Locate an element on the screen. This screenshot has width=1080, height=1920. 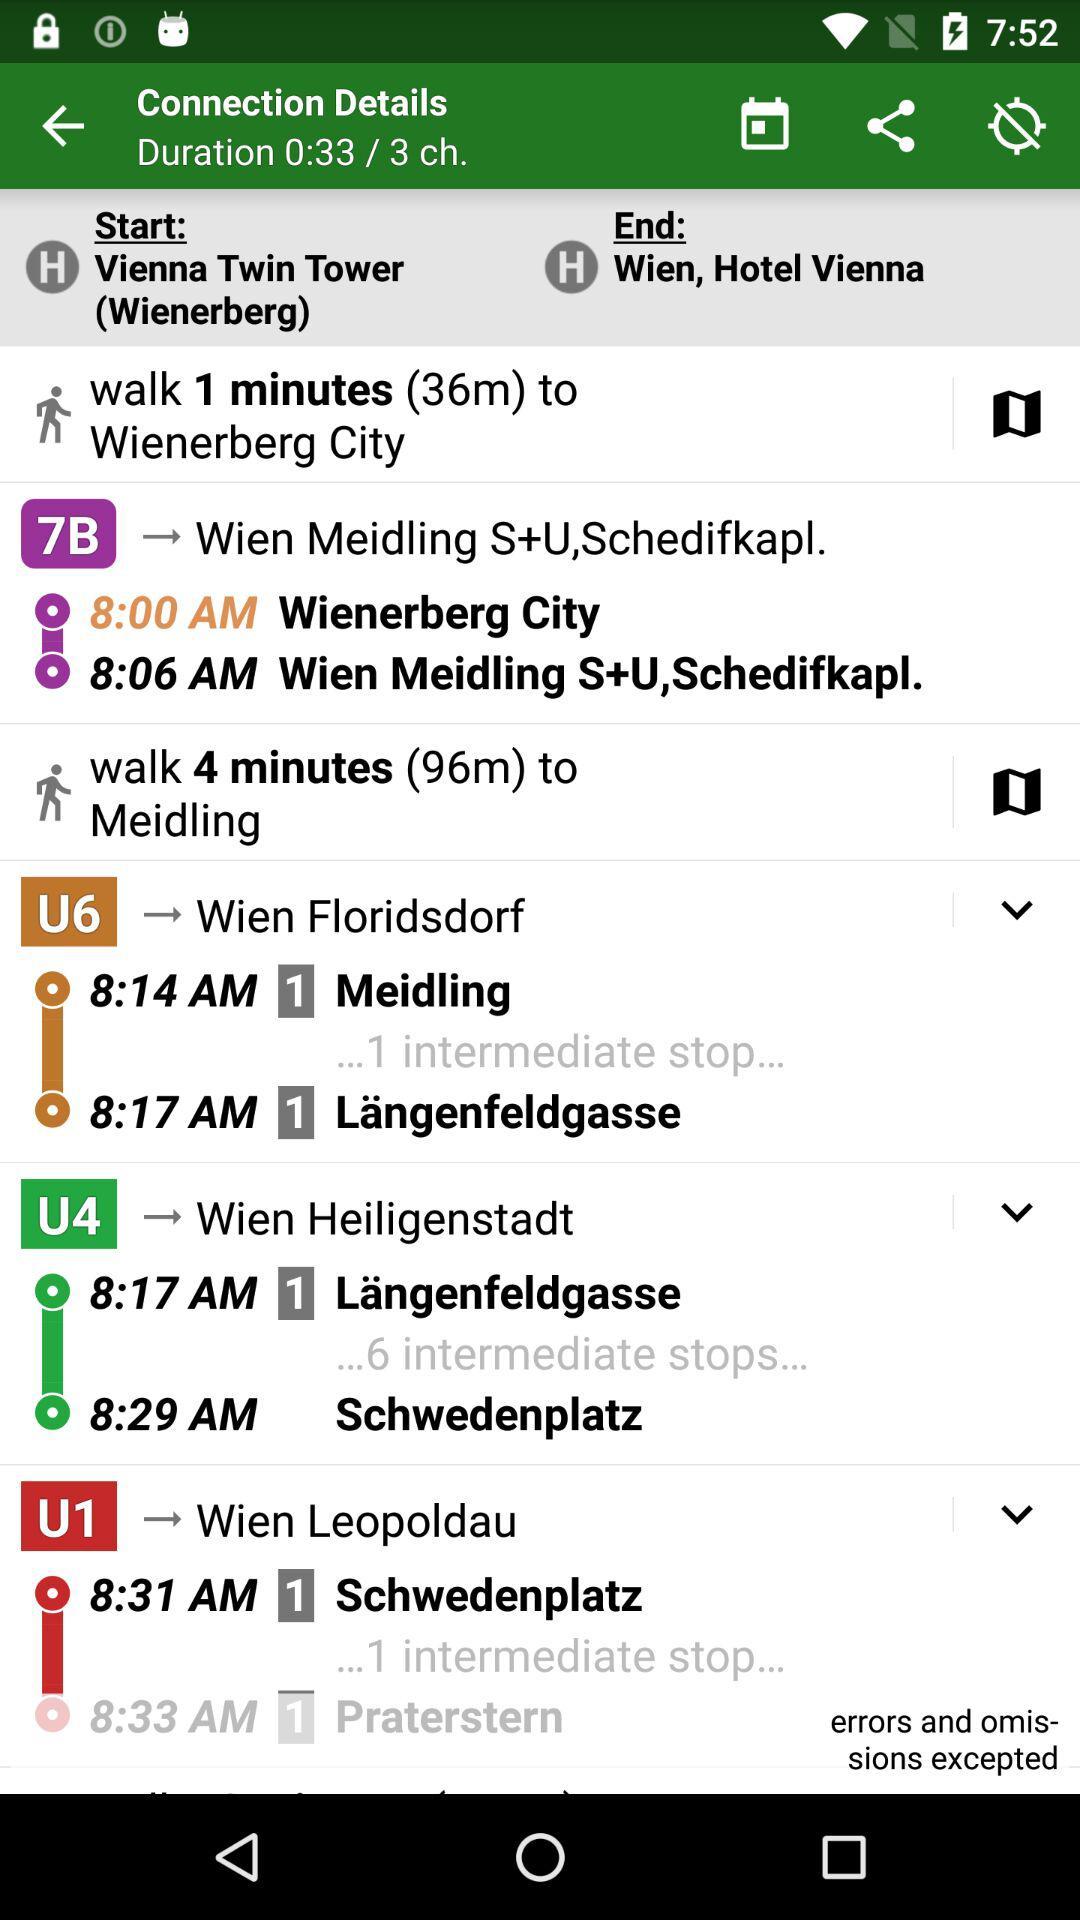
the expand_more icon is located at coordinates (1017, 1620).